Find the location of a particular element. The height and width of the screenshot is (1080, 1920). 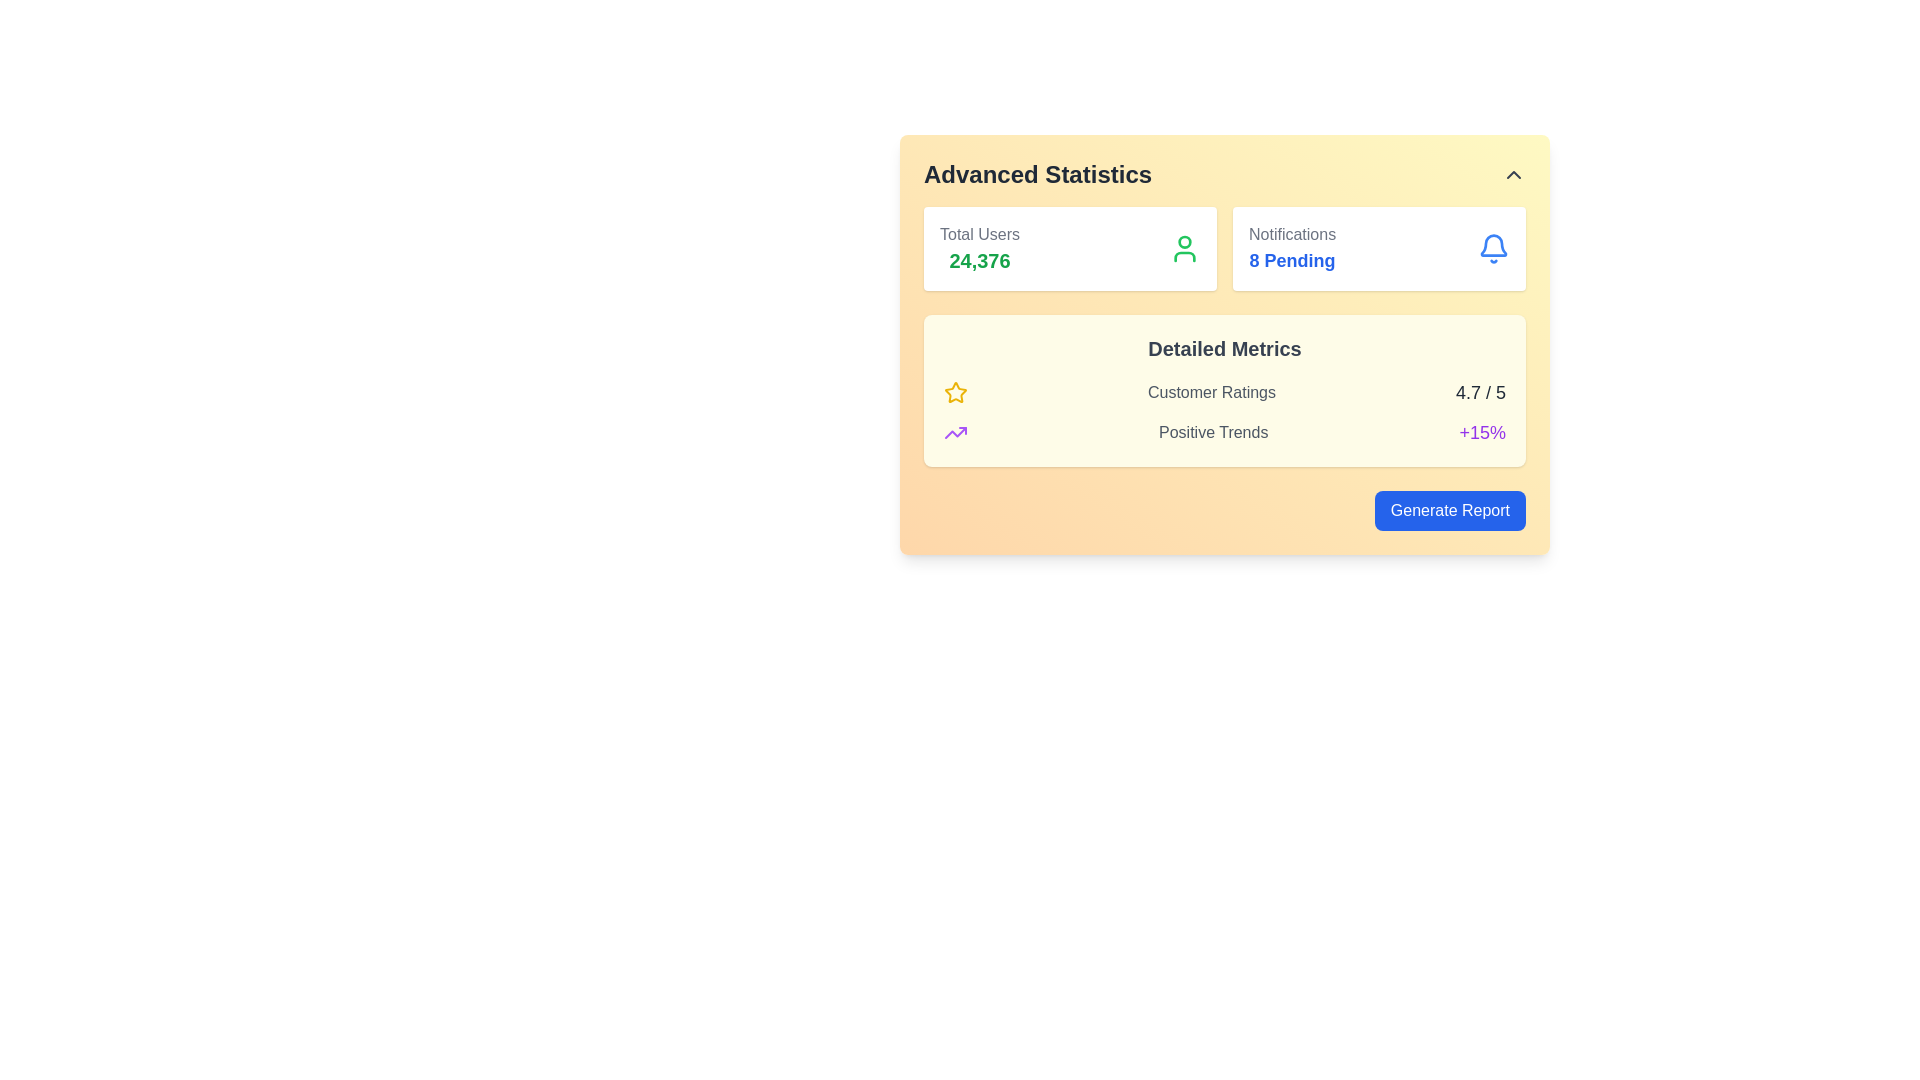

the Icon button with an upward chevron design located at the far right of the 'Advanced Statistics' section header for accessibility tools is located at coordinates (1513, 173).